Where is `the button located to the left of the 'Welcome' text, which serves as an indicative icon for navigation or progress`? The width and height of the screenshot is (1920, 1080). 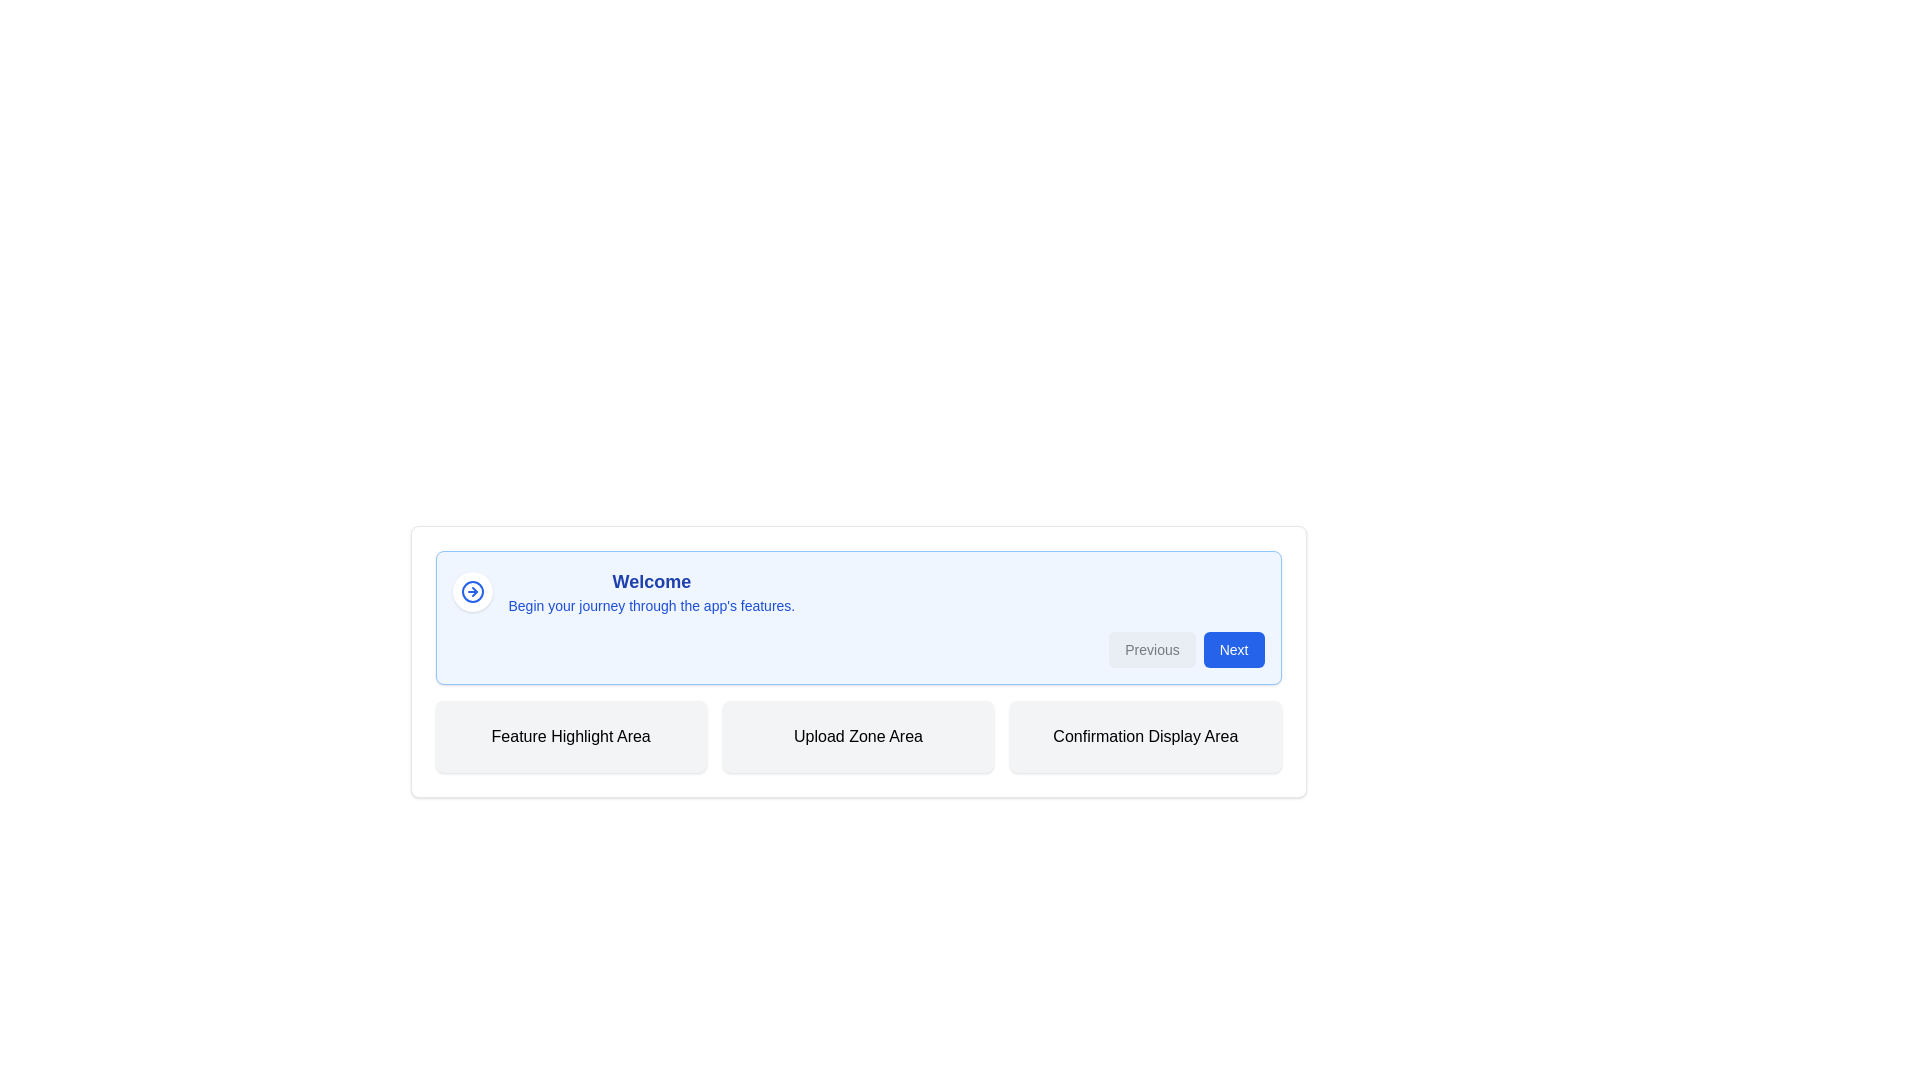
the button located to the left of the 'Welcome' text, which serves as an indicative icon for navigation or progress is located at coordinates (471, 590).